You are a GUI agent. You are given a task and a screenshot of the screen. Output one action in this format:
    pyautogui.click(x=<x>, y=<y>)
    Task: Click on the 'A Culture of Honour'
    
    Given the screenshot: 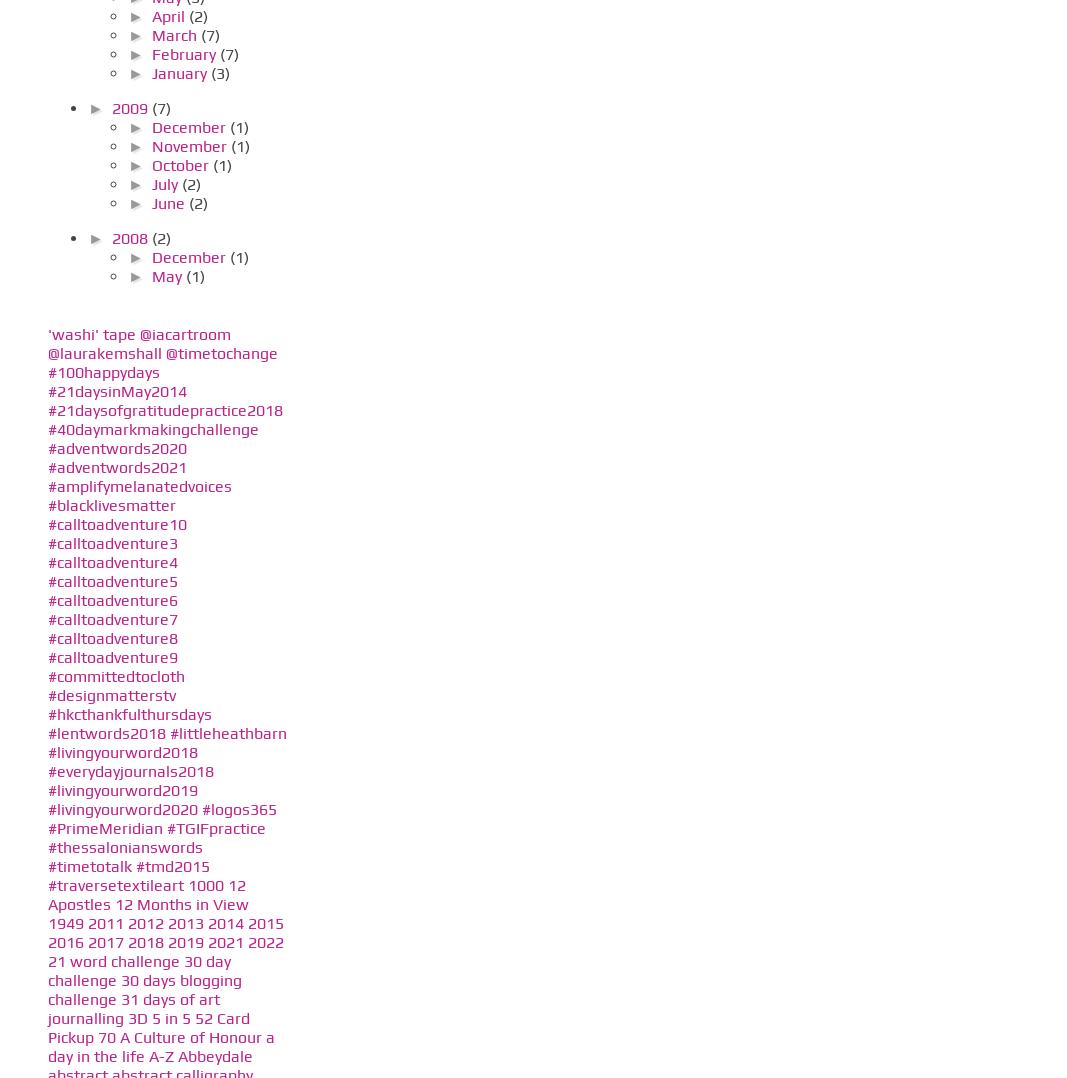 What is the action you would take?
    pyautogui.click(x=190, y=1036)
    